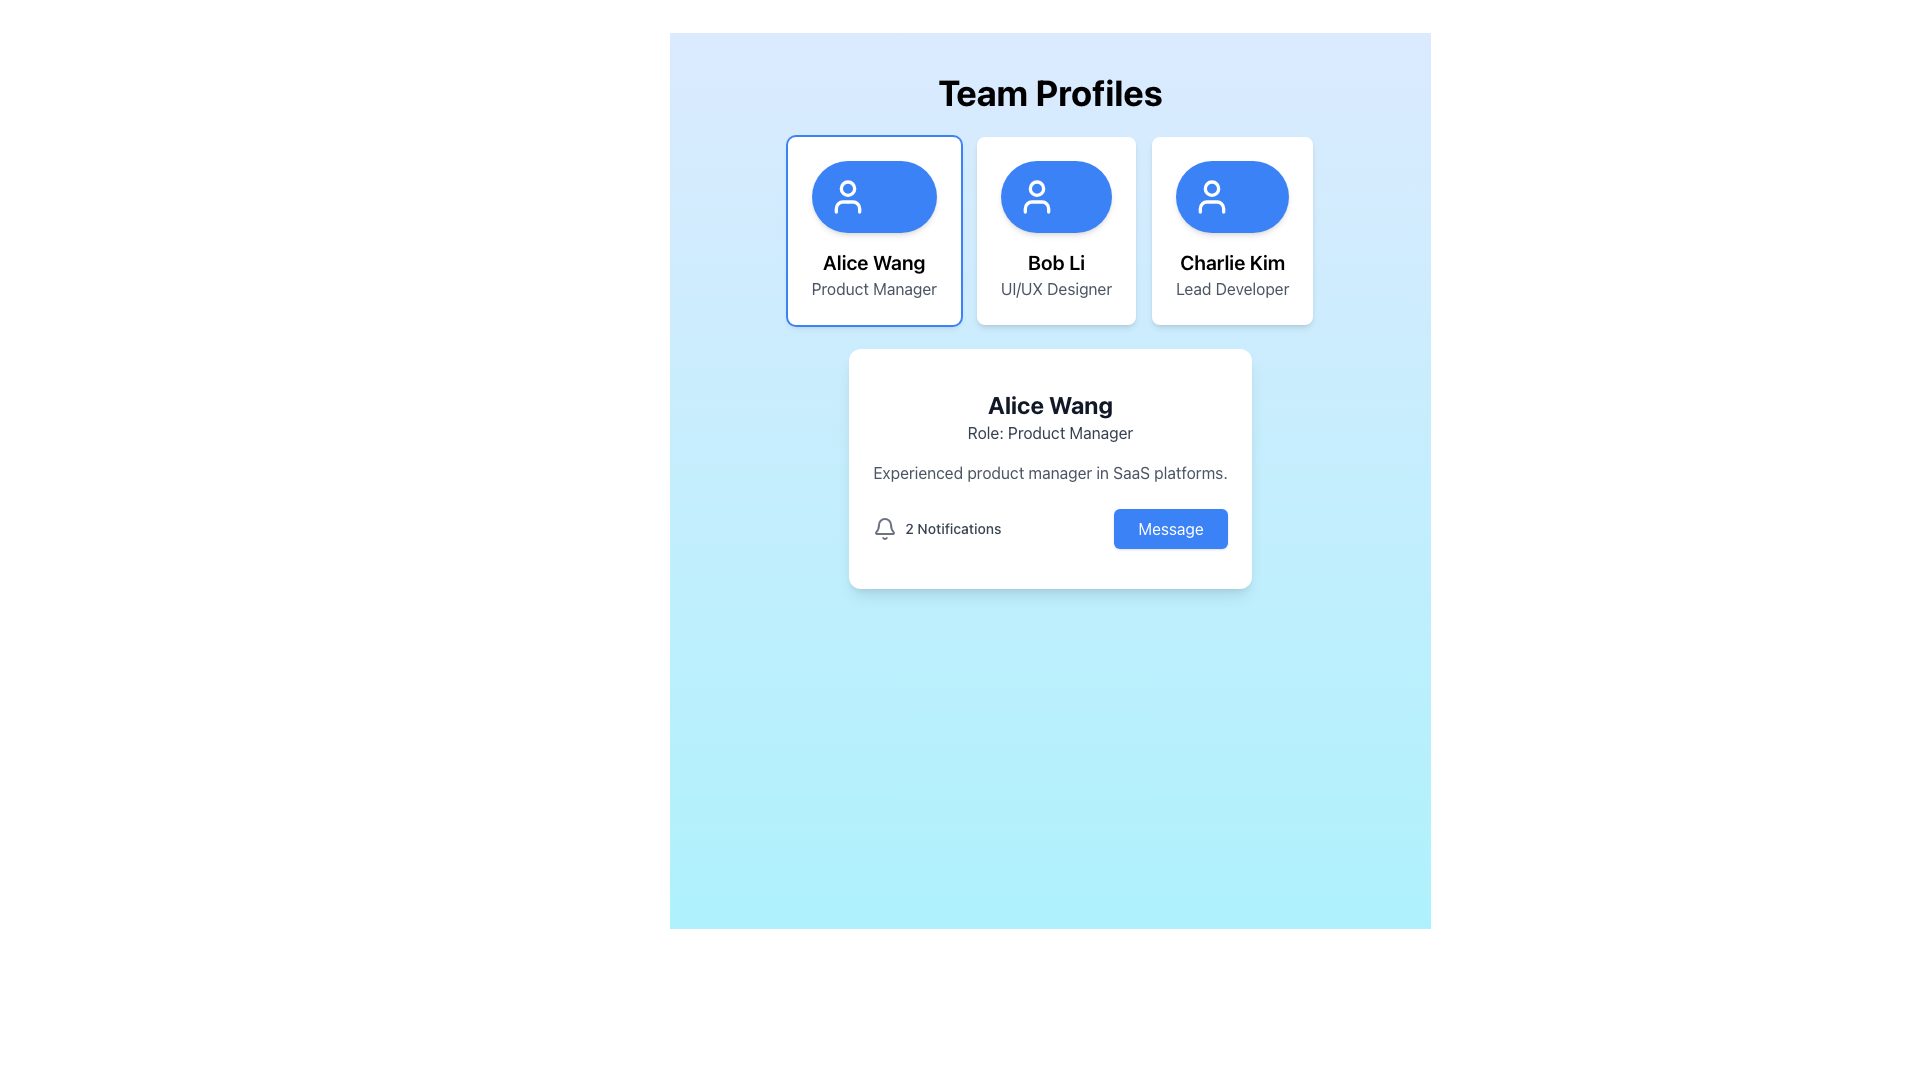 The height and width of the screenshot is (1080, 1920). What do you see at coordinates (1171, 527) in the screenshot?
I see `the 'Message' button` at bounding box center [1171, 527].